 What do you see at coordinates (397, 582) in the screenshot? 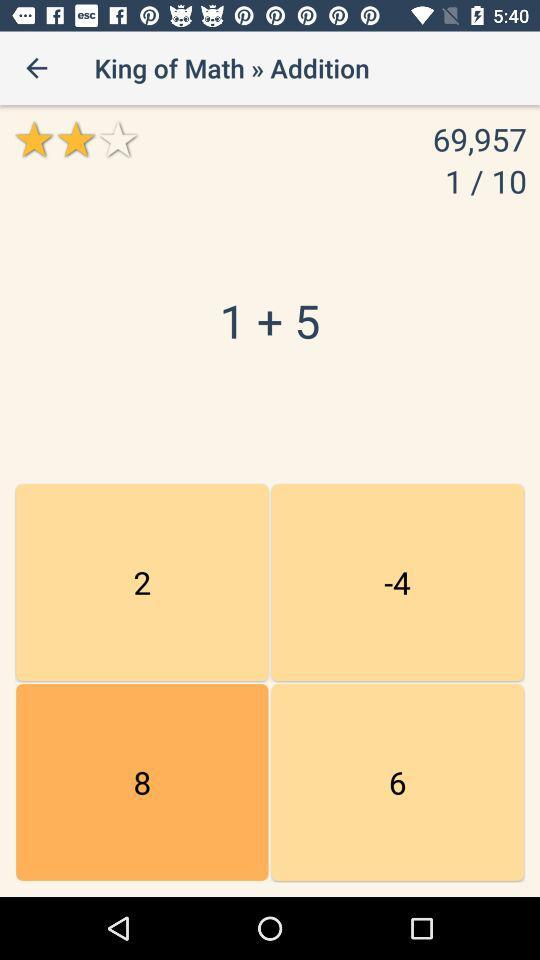
I see `25` at bounding box center [397, 582].